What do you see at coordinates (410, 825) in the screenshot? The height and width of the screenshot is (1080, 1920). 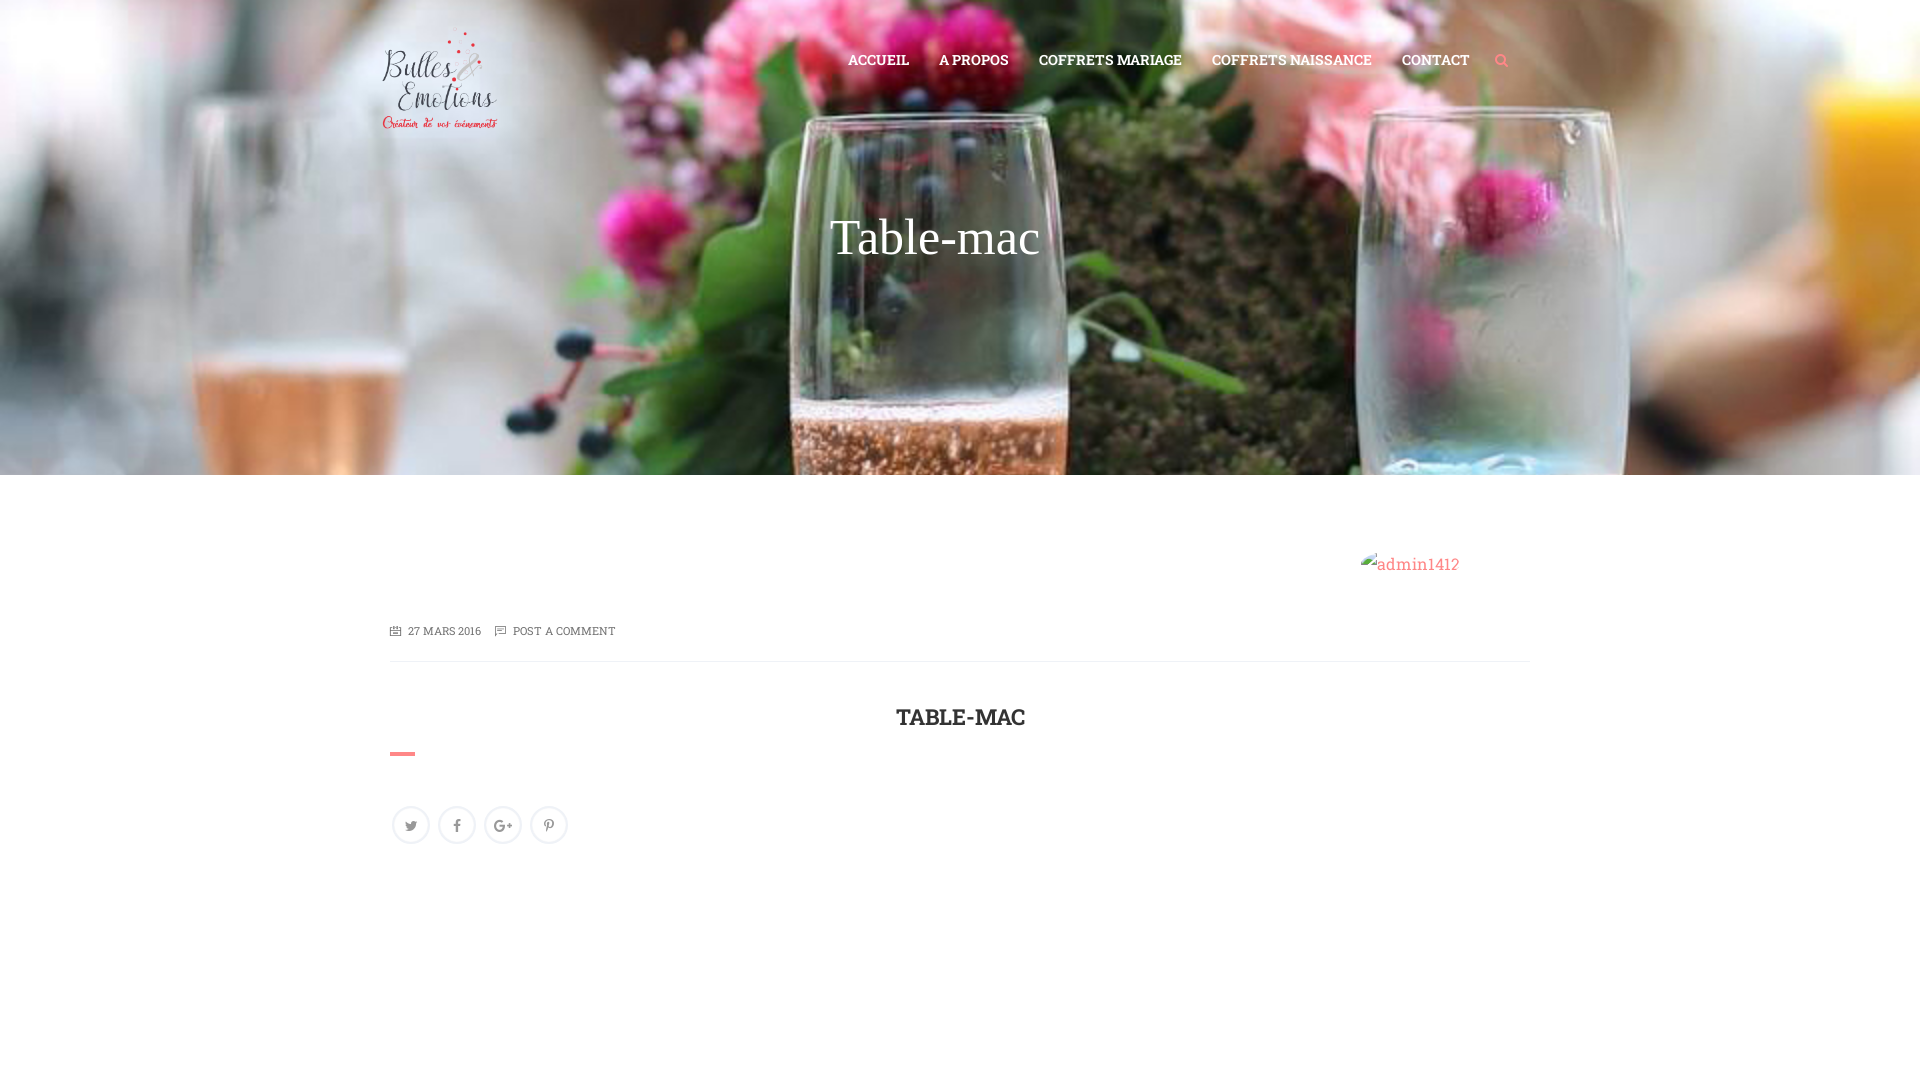 I see `'Twitter'` at bounding box center [410, 825].